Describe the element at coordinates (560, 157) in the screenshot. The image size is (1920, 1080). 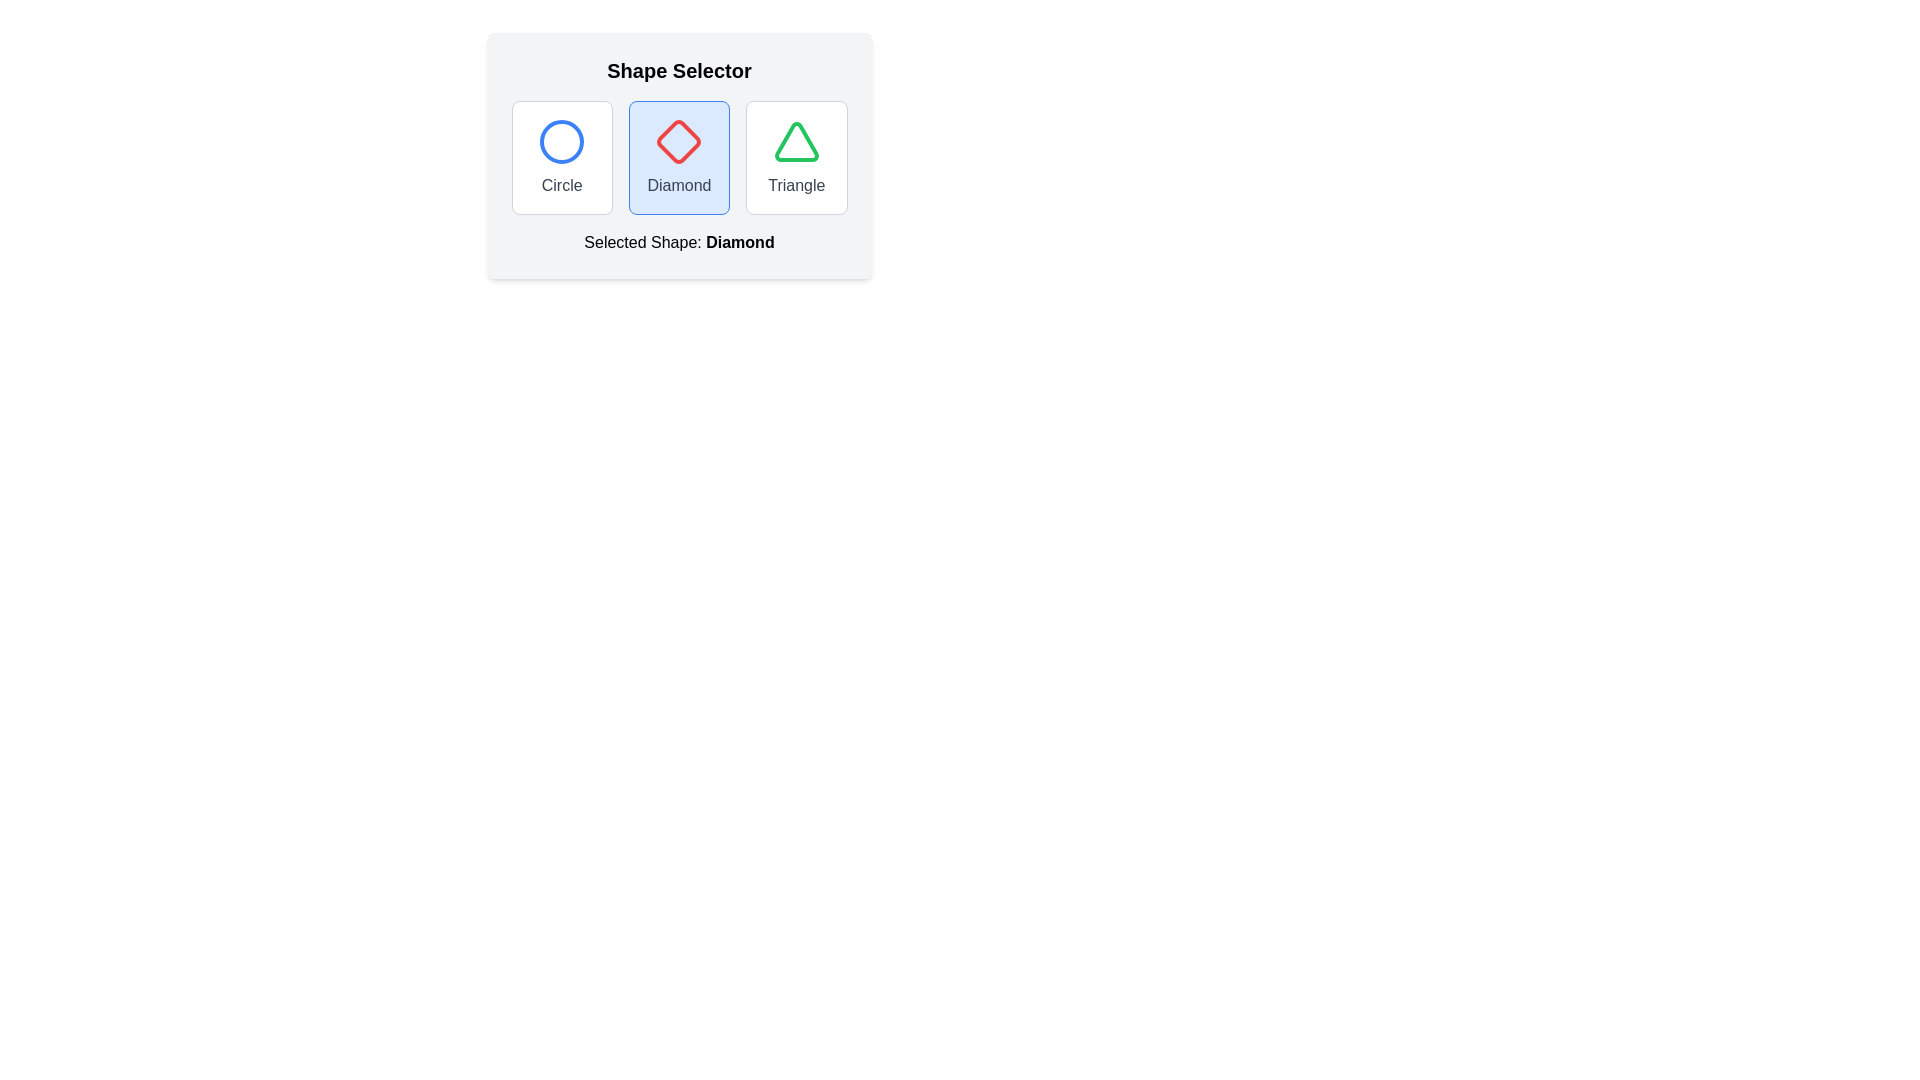
I see `the first shape selector button in the grid layout` at that location.